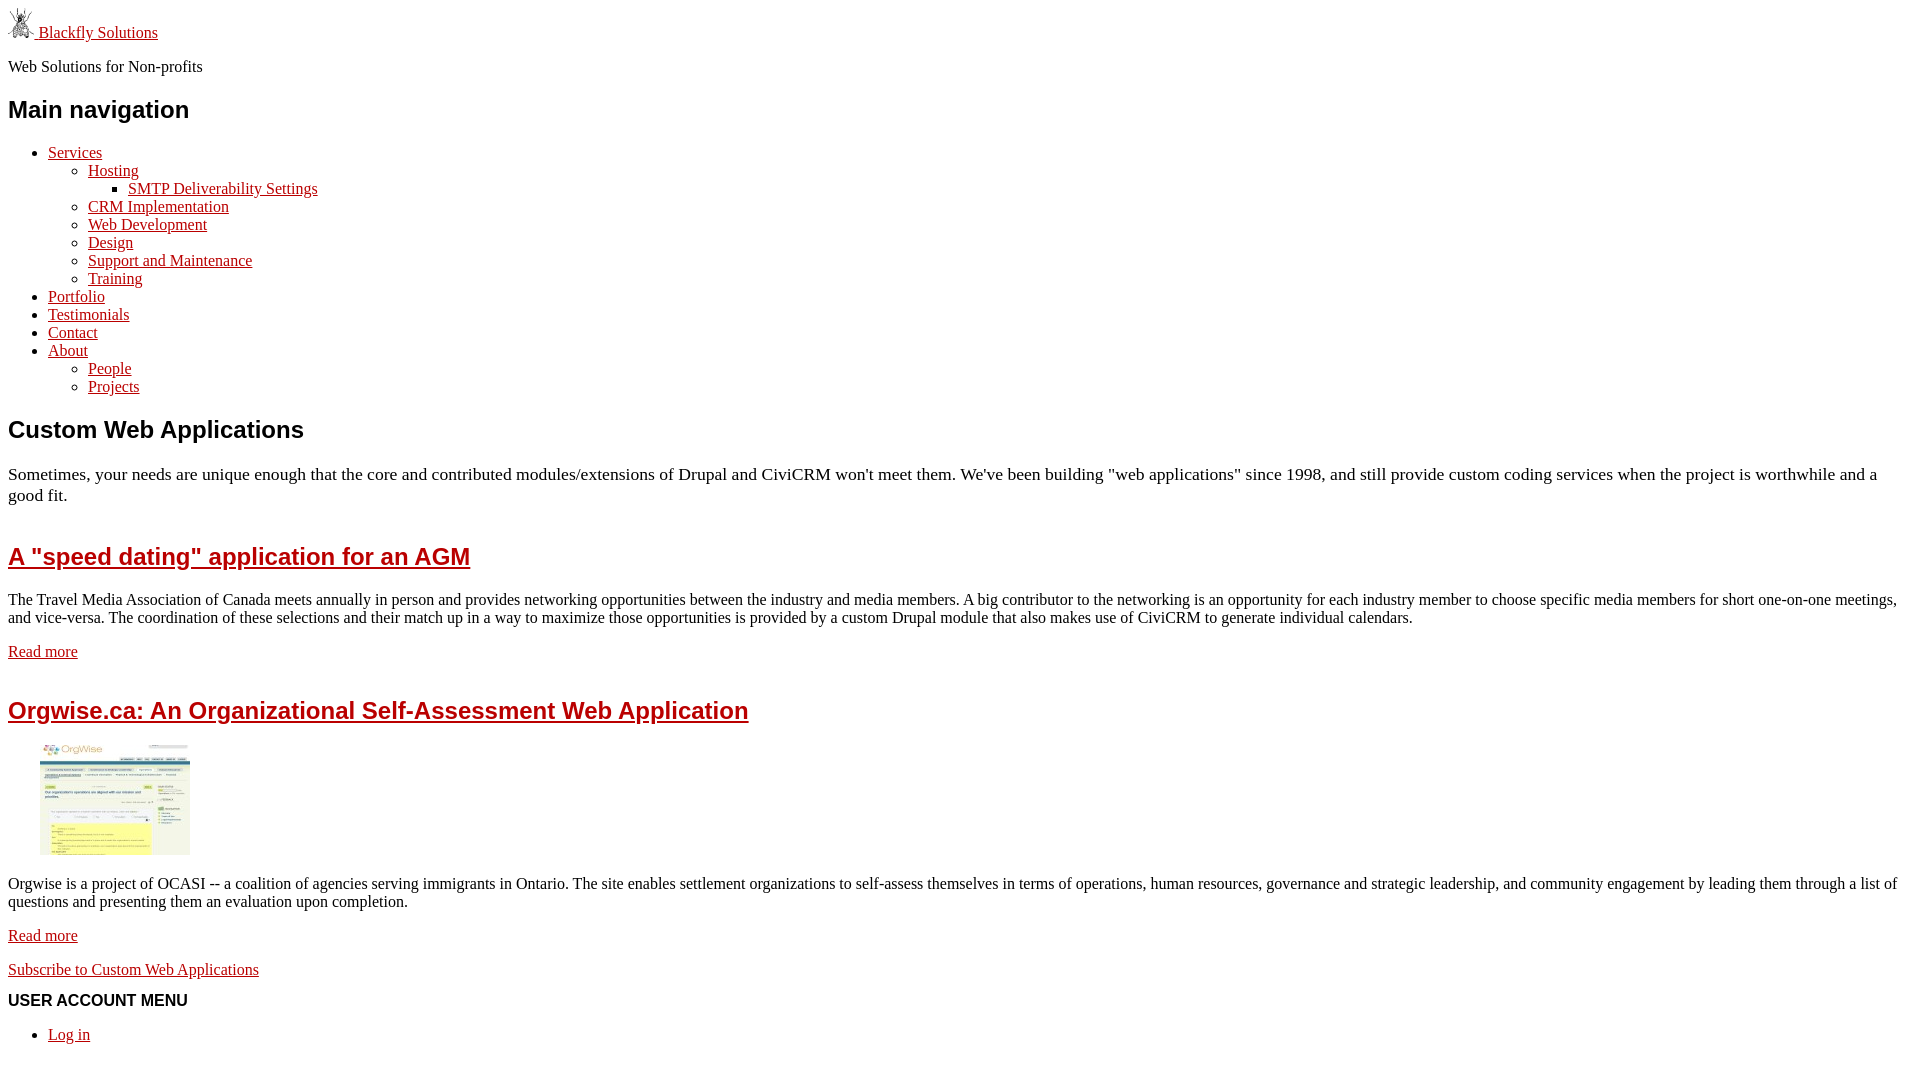  I want to click on 'Subscribe to Custom Web Applications', so click(8, 968).